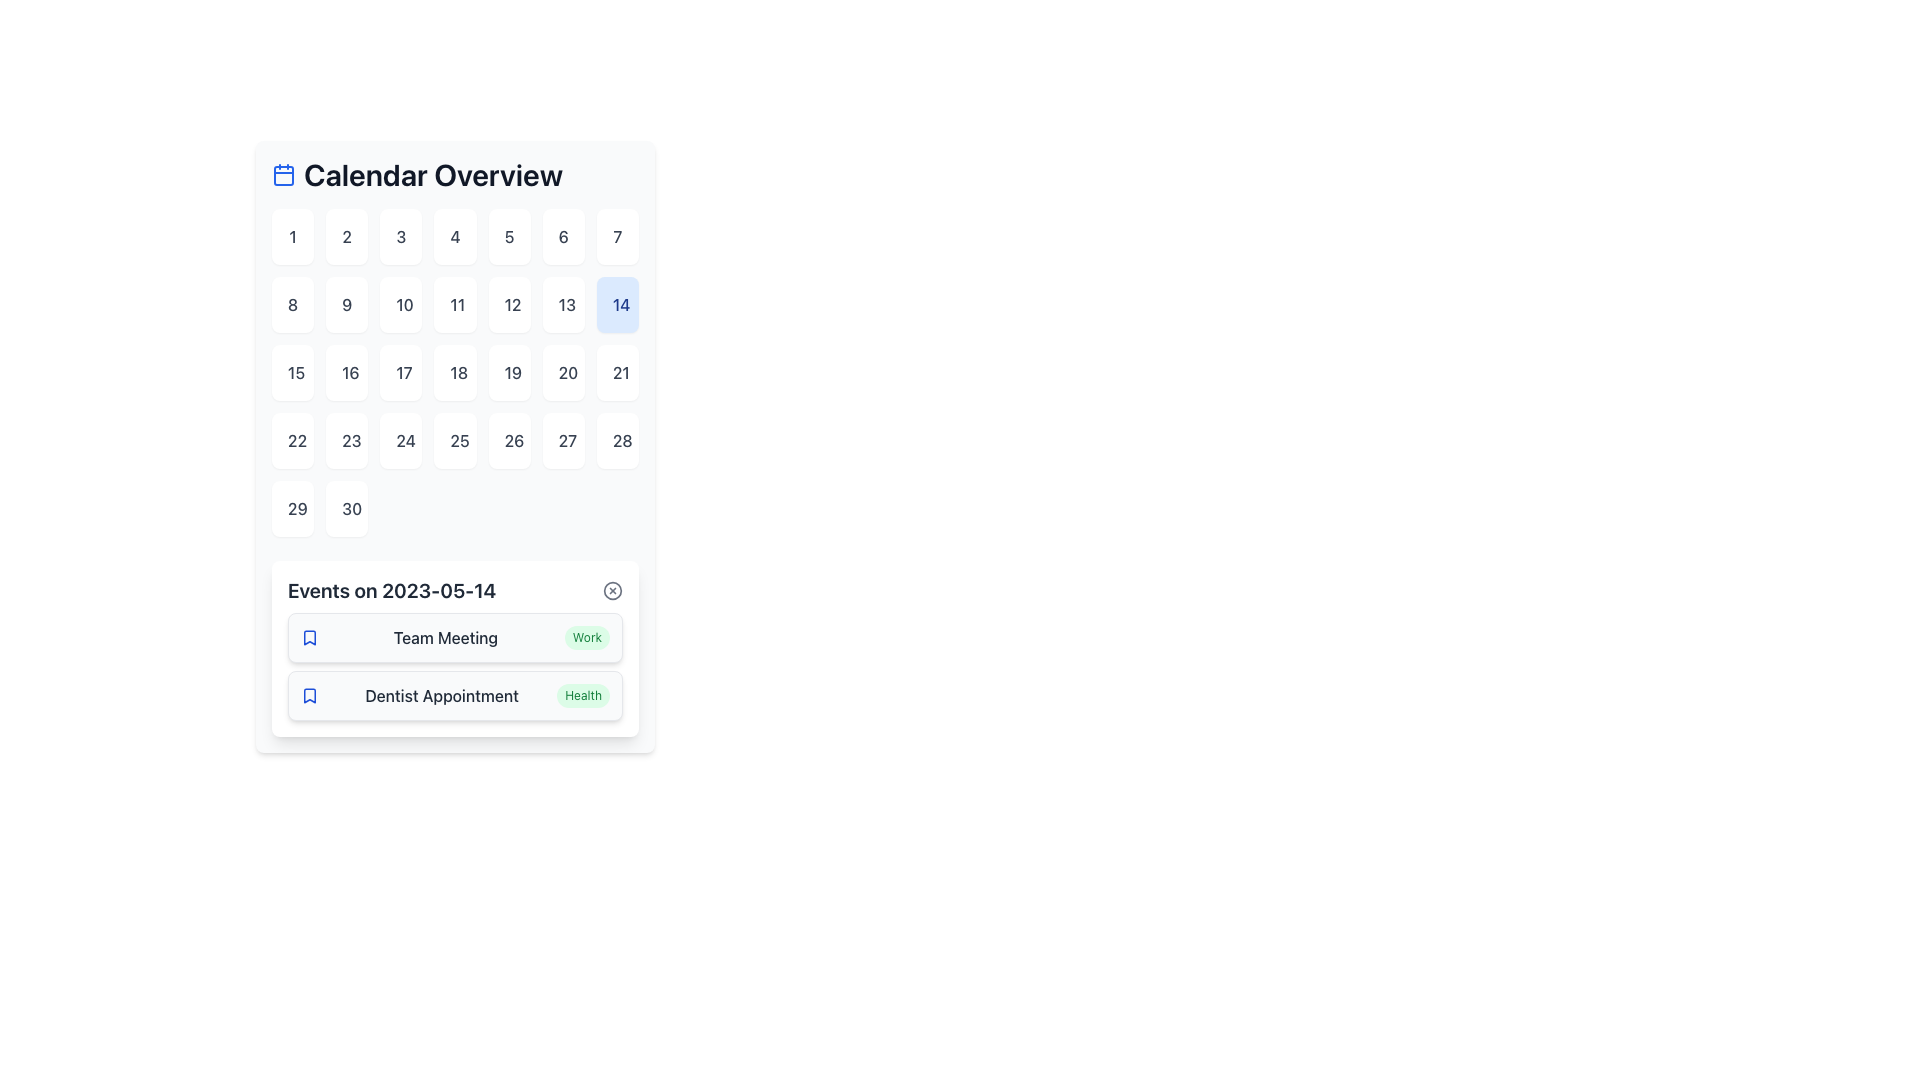  Describe the element at coordinates (616, 373) in the screenshot. I see `the button labeled '21' in the Calendar Overview section` at that location.